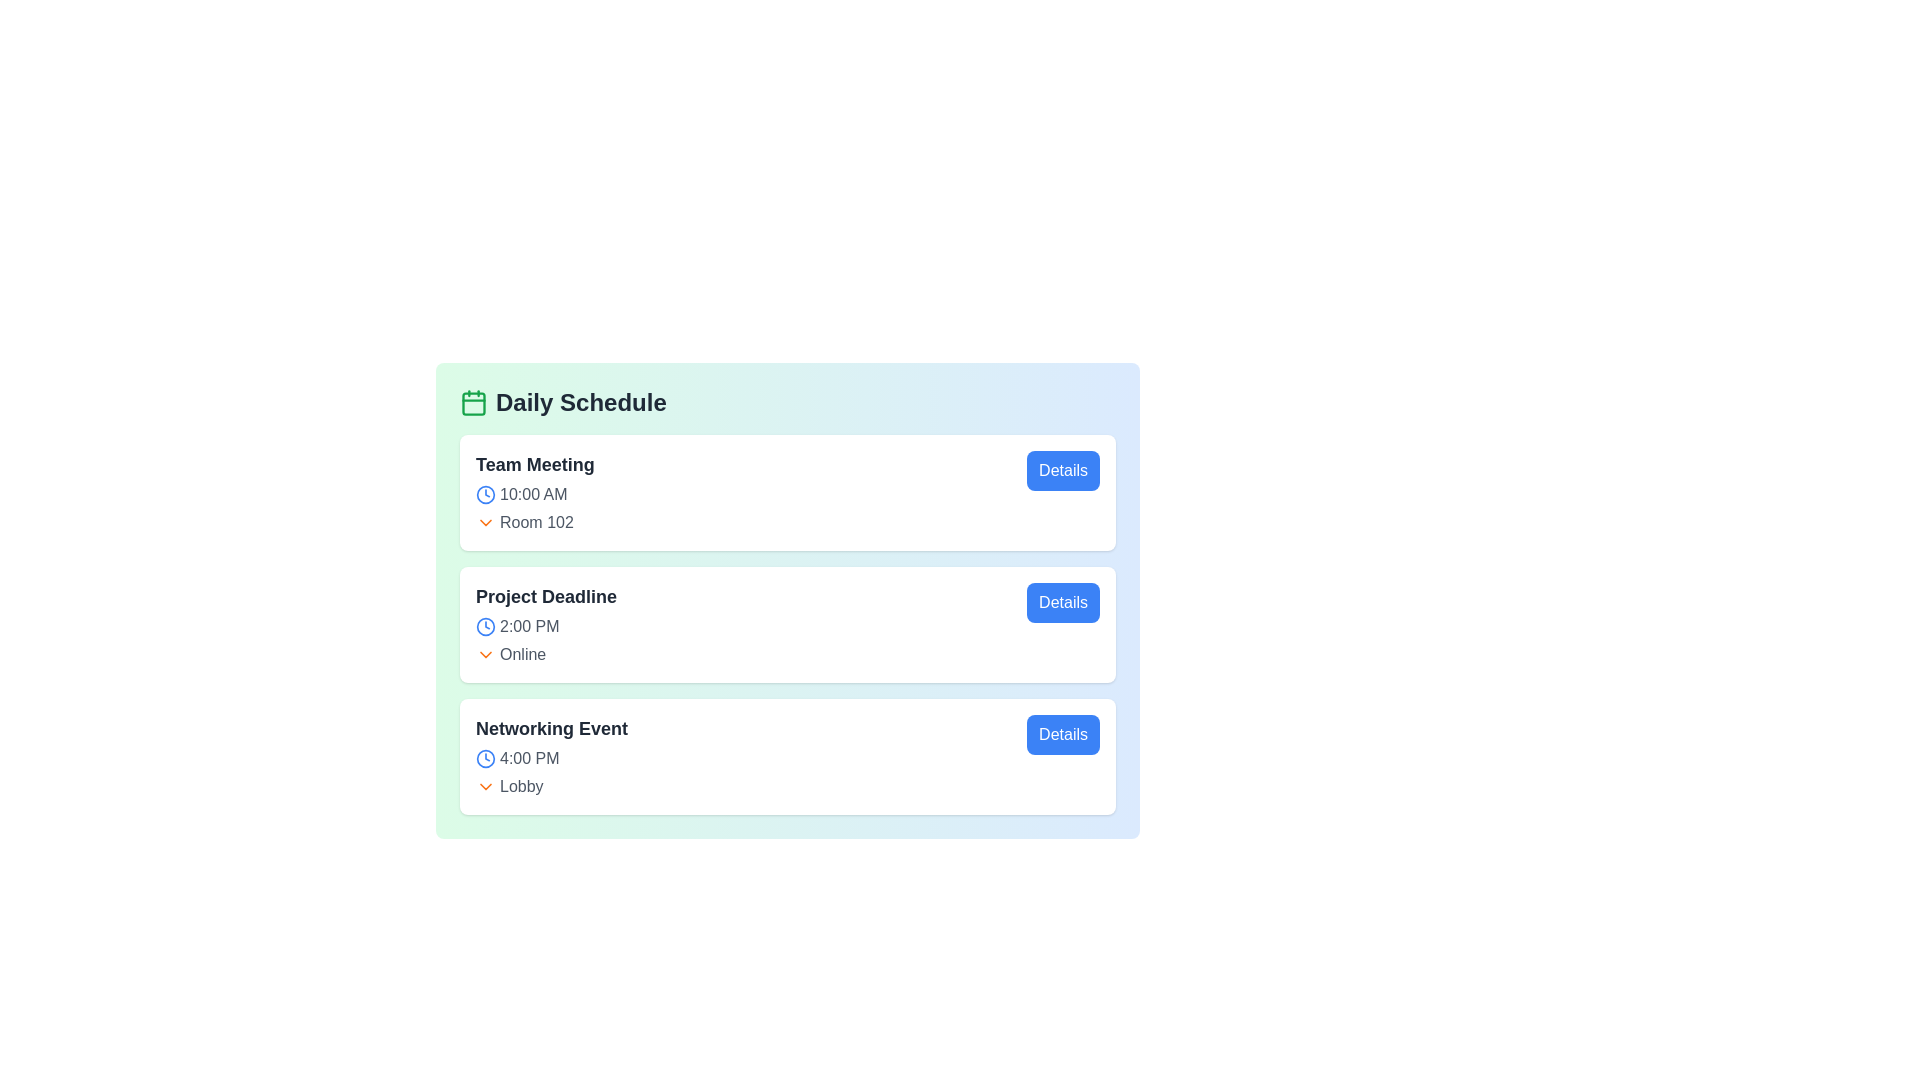  What do you see at coordinates (1062, 735) in the screenshot?
I see `the 'Details' button with a bright blue background and white text on the right side of the 'Networking Event' card in the 'Daily Schedule' list` at bounding box center [1062, 735].